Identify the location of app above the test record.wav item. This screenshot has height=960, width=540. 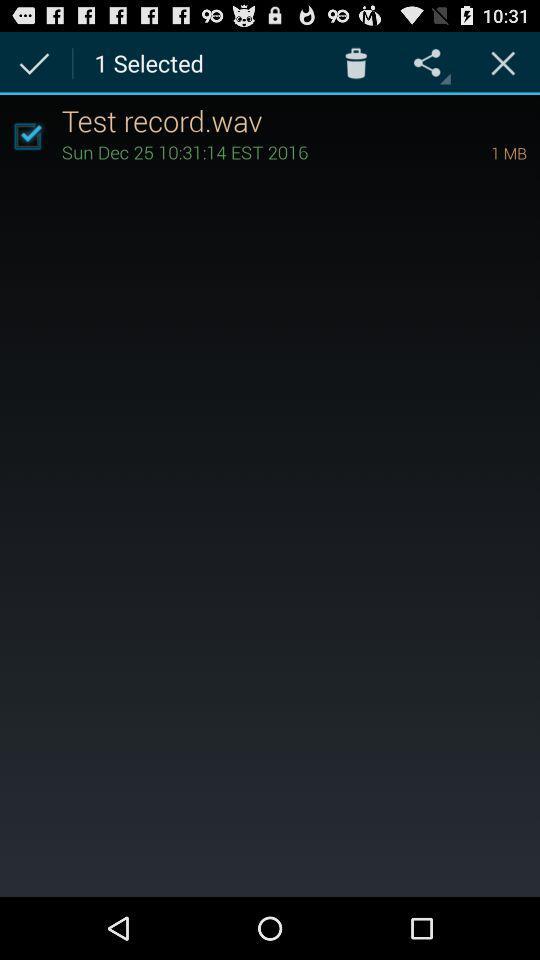
(355, 62).